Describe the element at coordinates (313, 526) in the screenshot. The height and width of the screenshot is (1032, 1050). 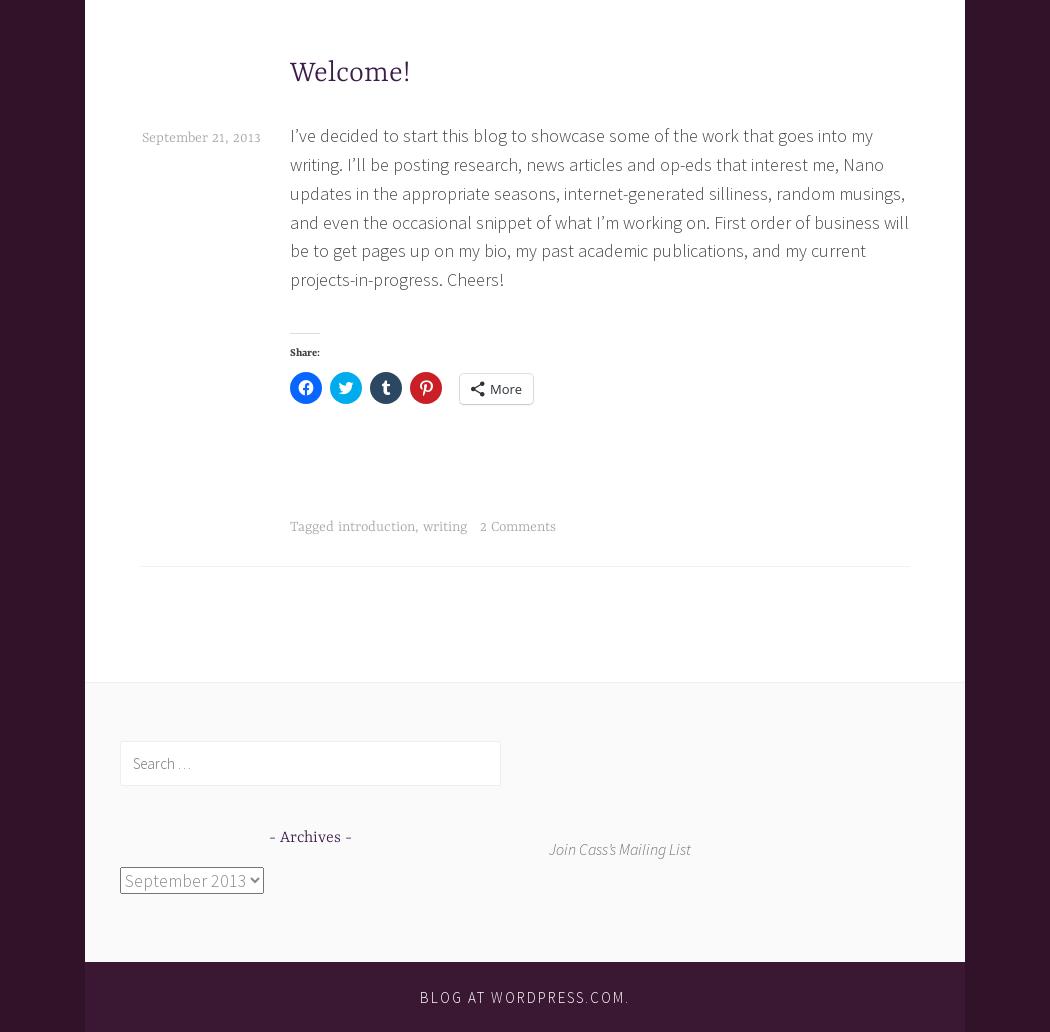
I see `'Tagged'` at that location.